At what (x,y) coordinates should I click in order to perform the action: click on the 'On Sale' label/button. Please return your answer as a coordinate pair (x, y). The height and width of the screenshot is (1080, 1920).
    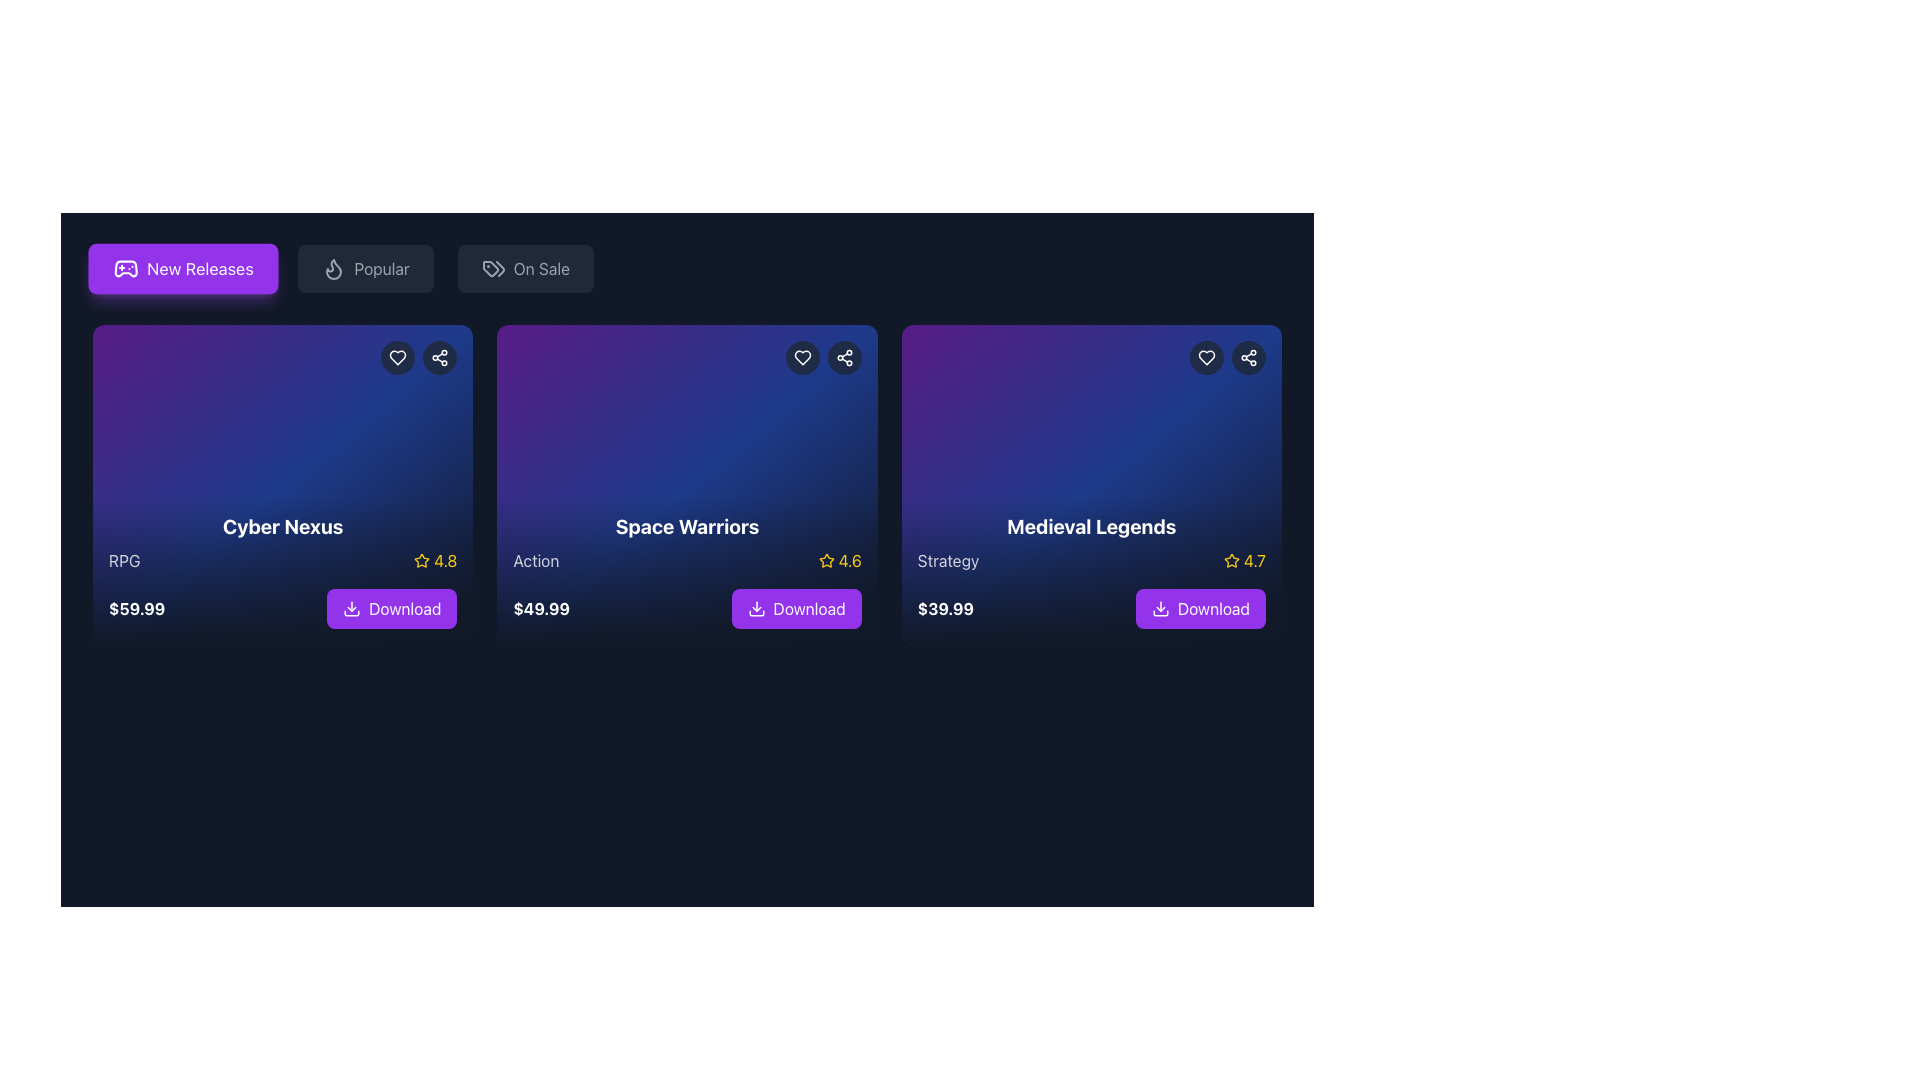
    Looking at the image, I should click on (541, 268).